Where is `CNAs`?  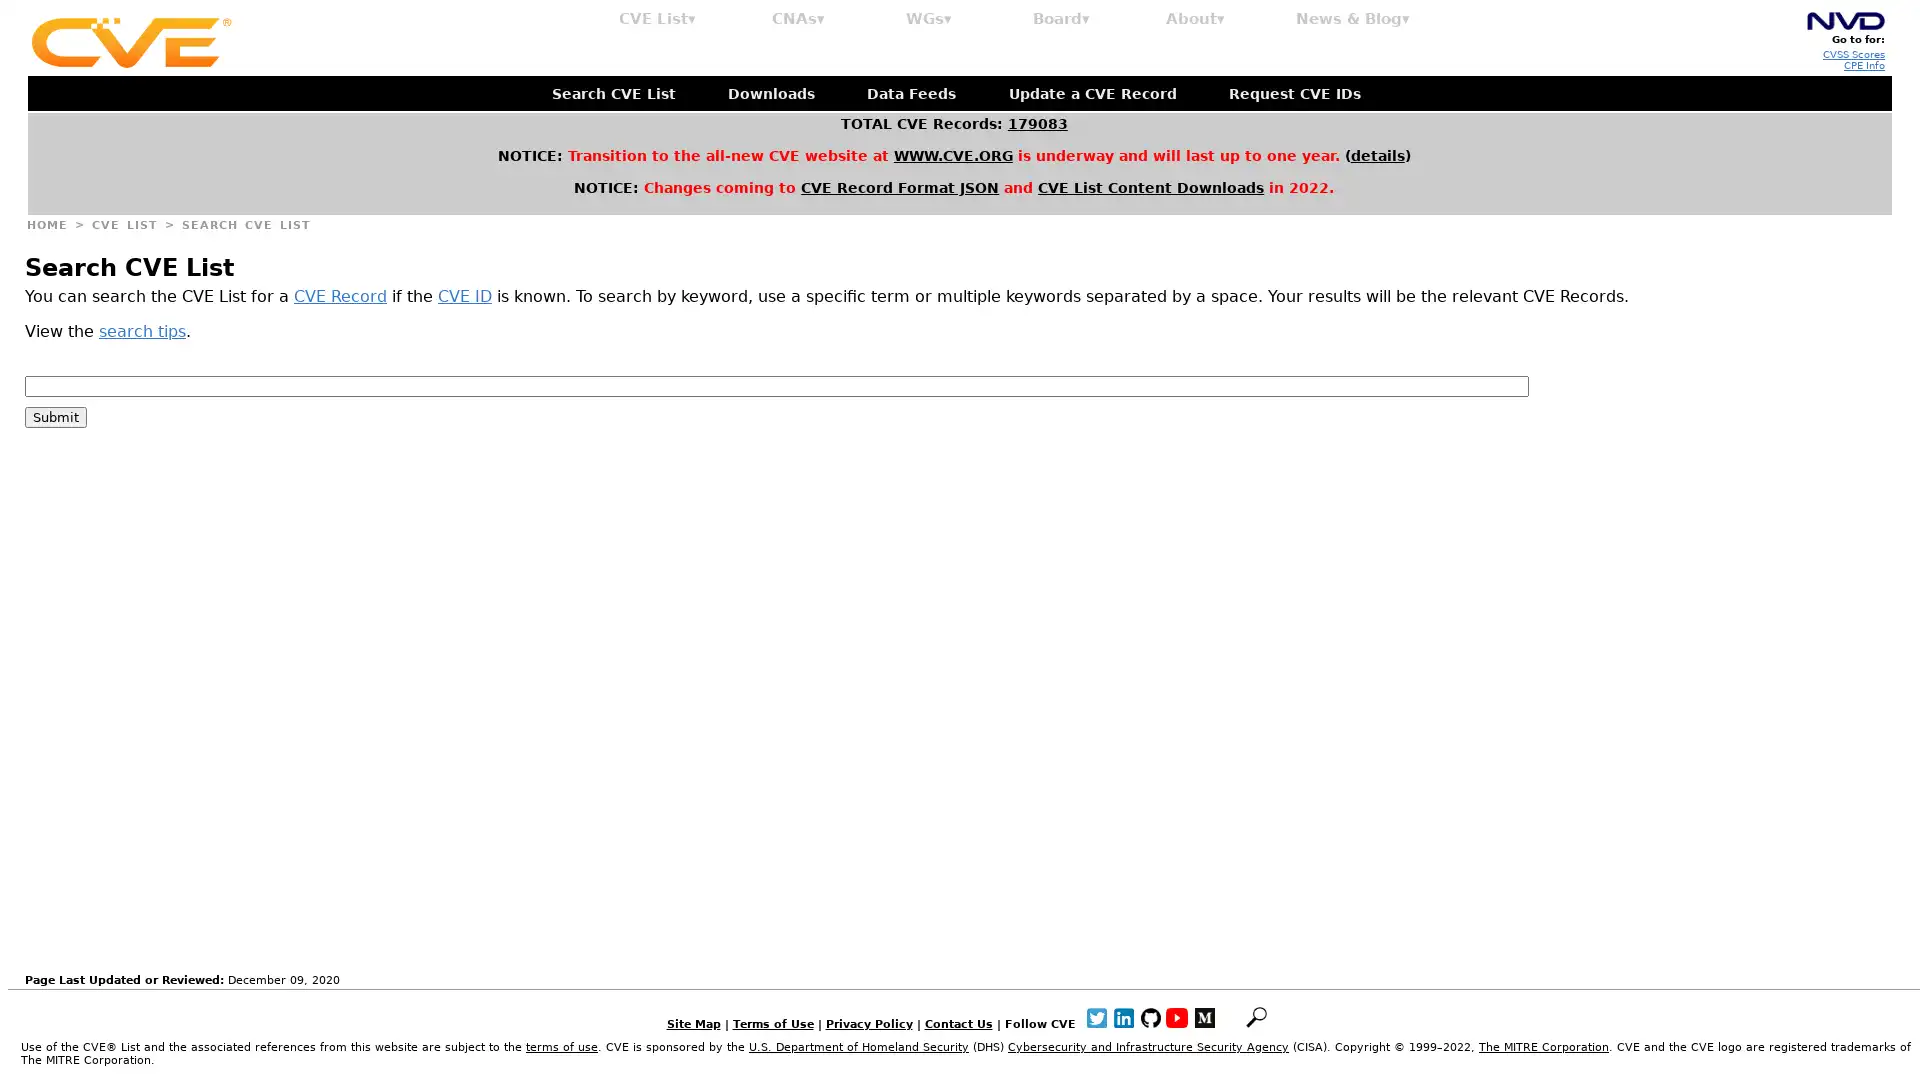
CNAs is located at coordinates (797, 19).